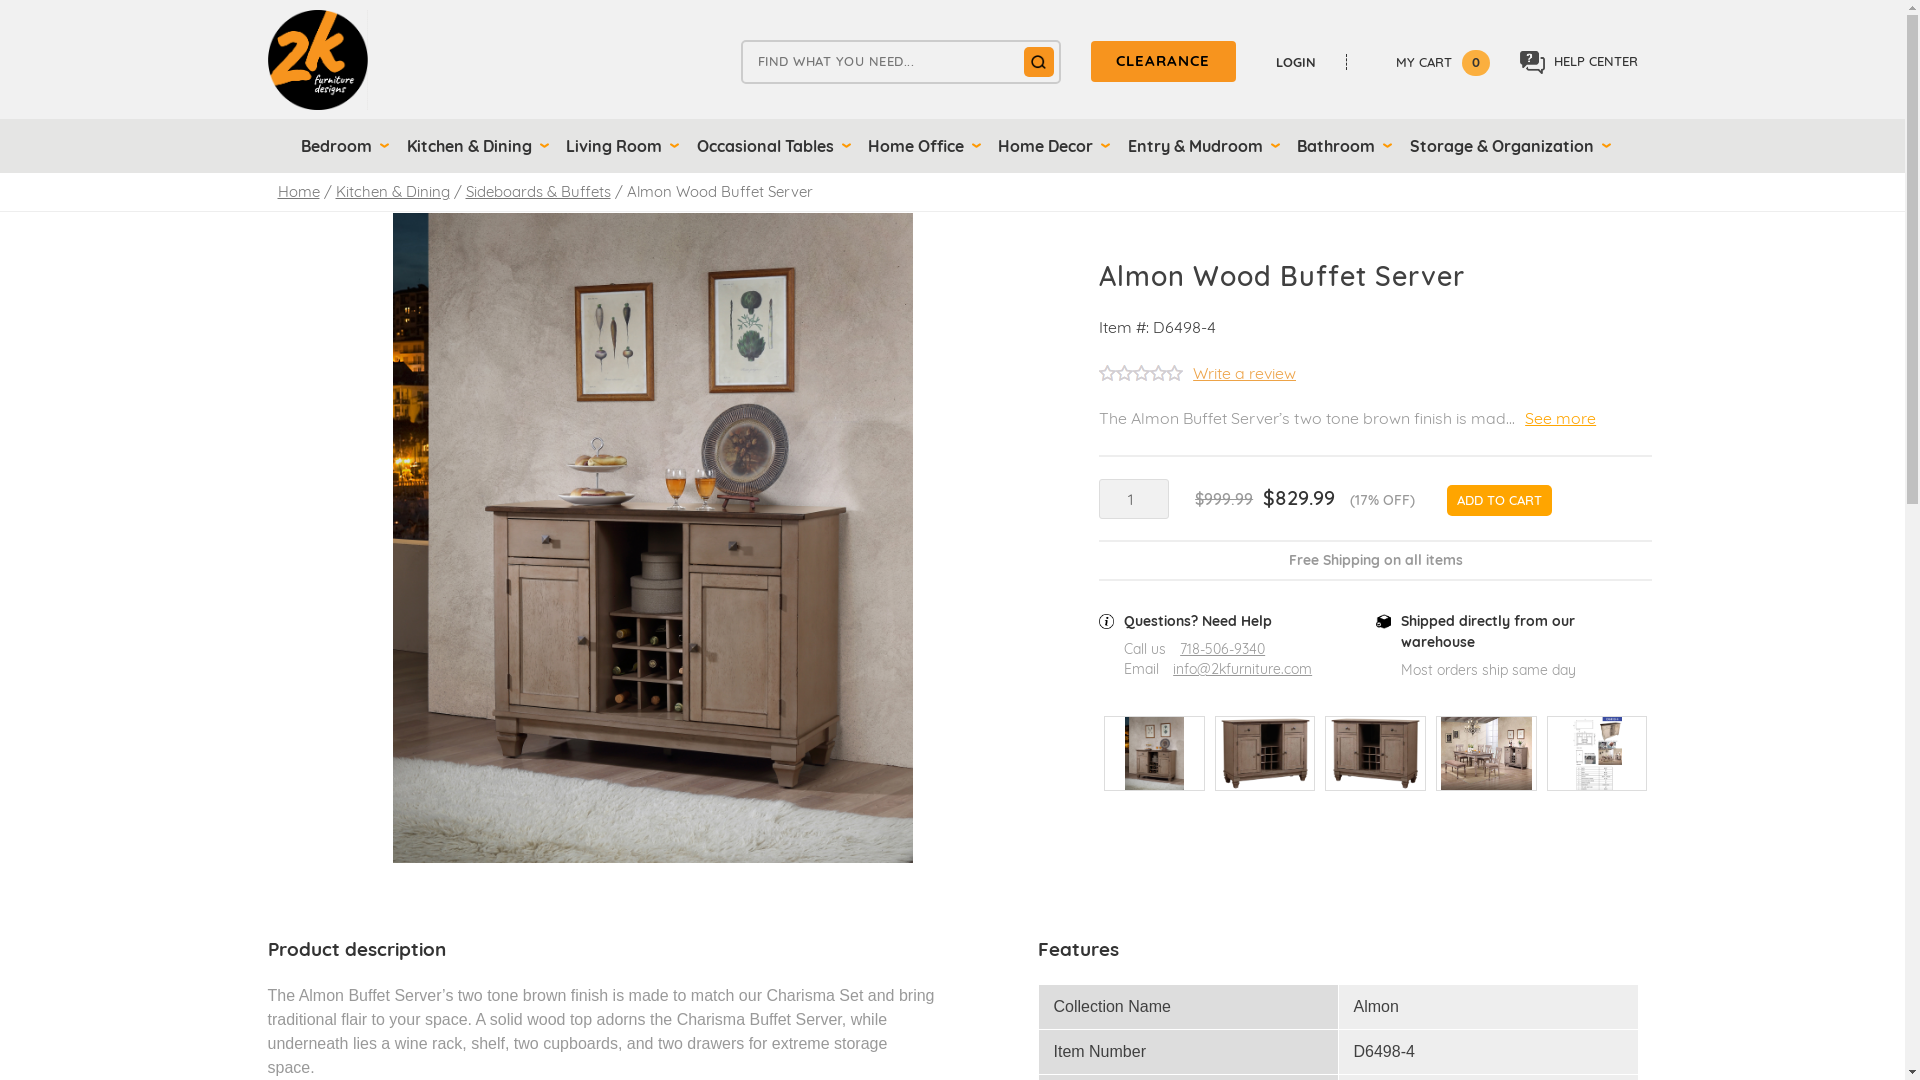 Image resolution: width=1920 pixels, height=1080 pixels. What do you see at coordinates (920, 145) in the screenshot?
I see `'Home Office'` at bounding box center [920, 145].